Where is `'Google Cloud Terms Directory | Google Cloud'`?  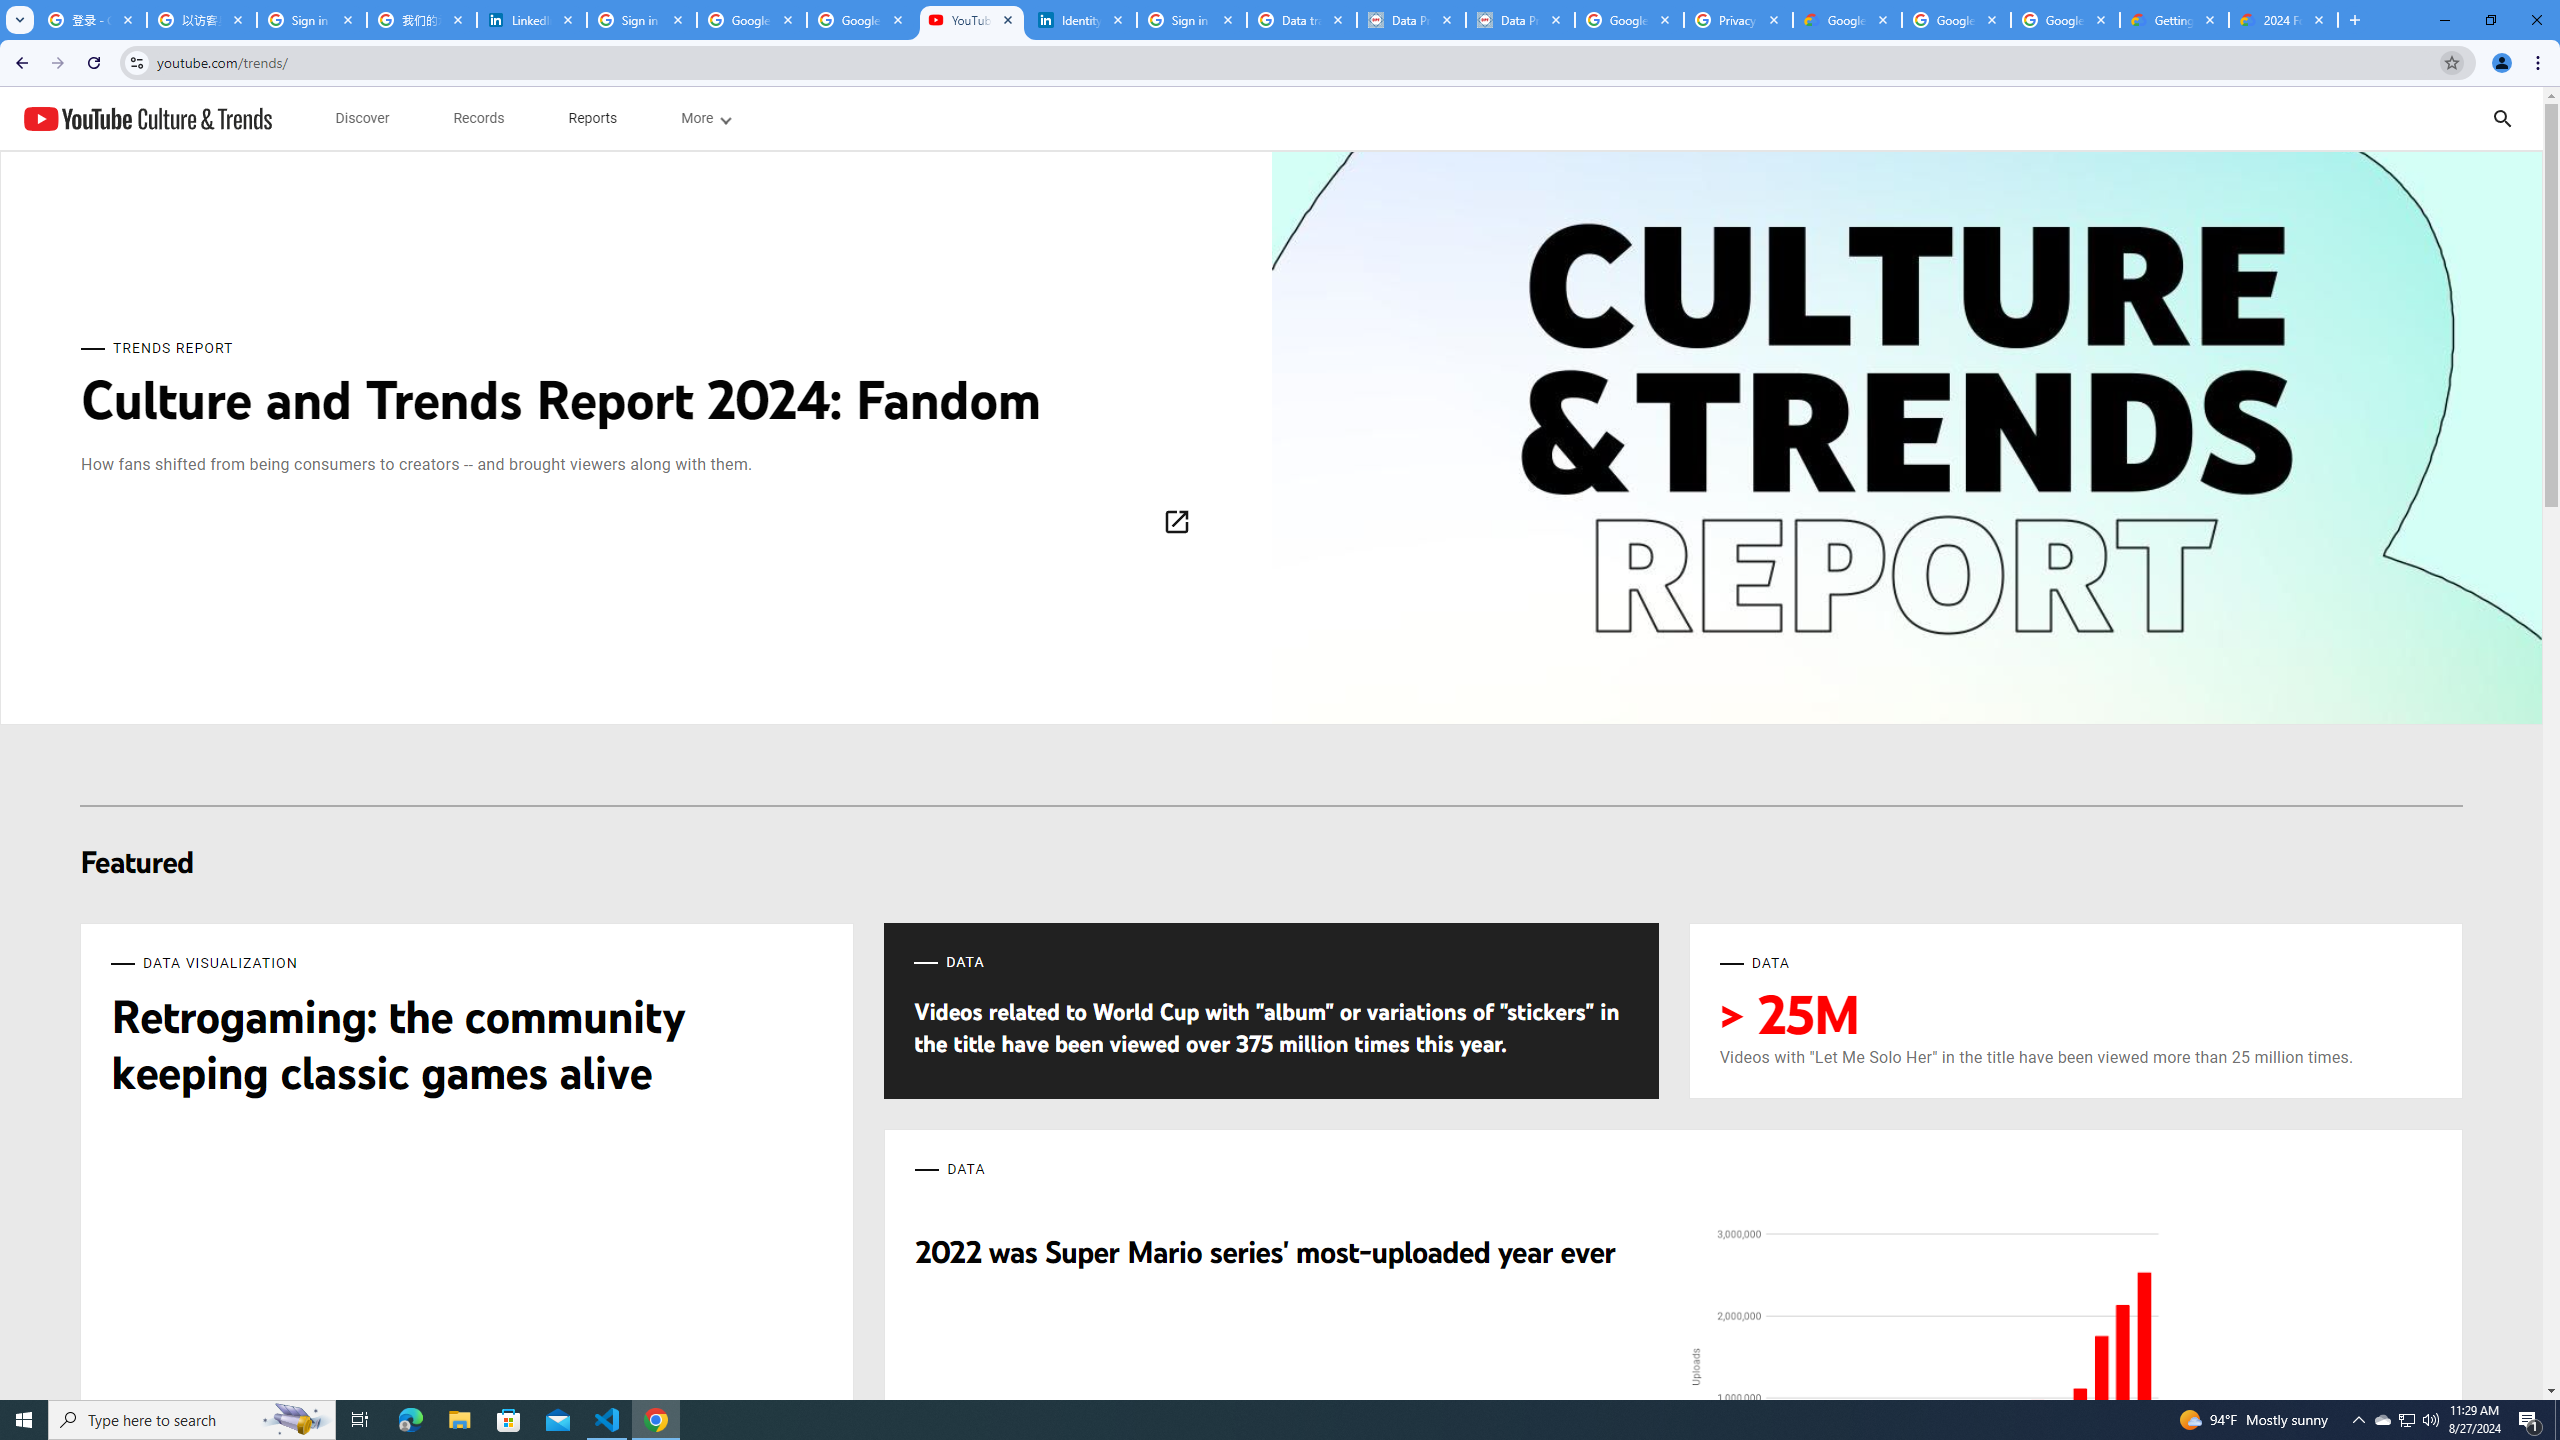 'Google Cloud Terms Directory | Google Cloud' is located at coordinates (1846, 19).